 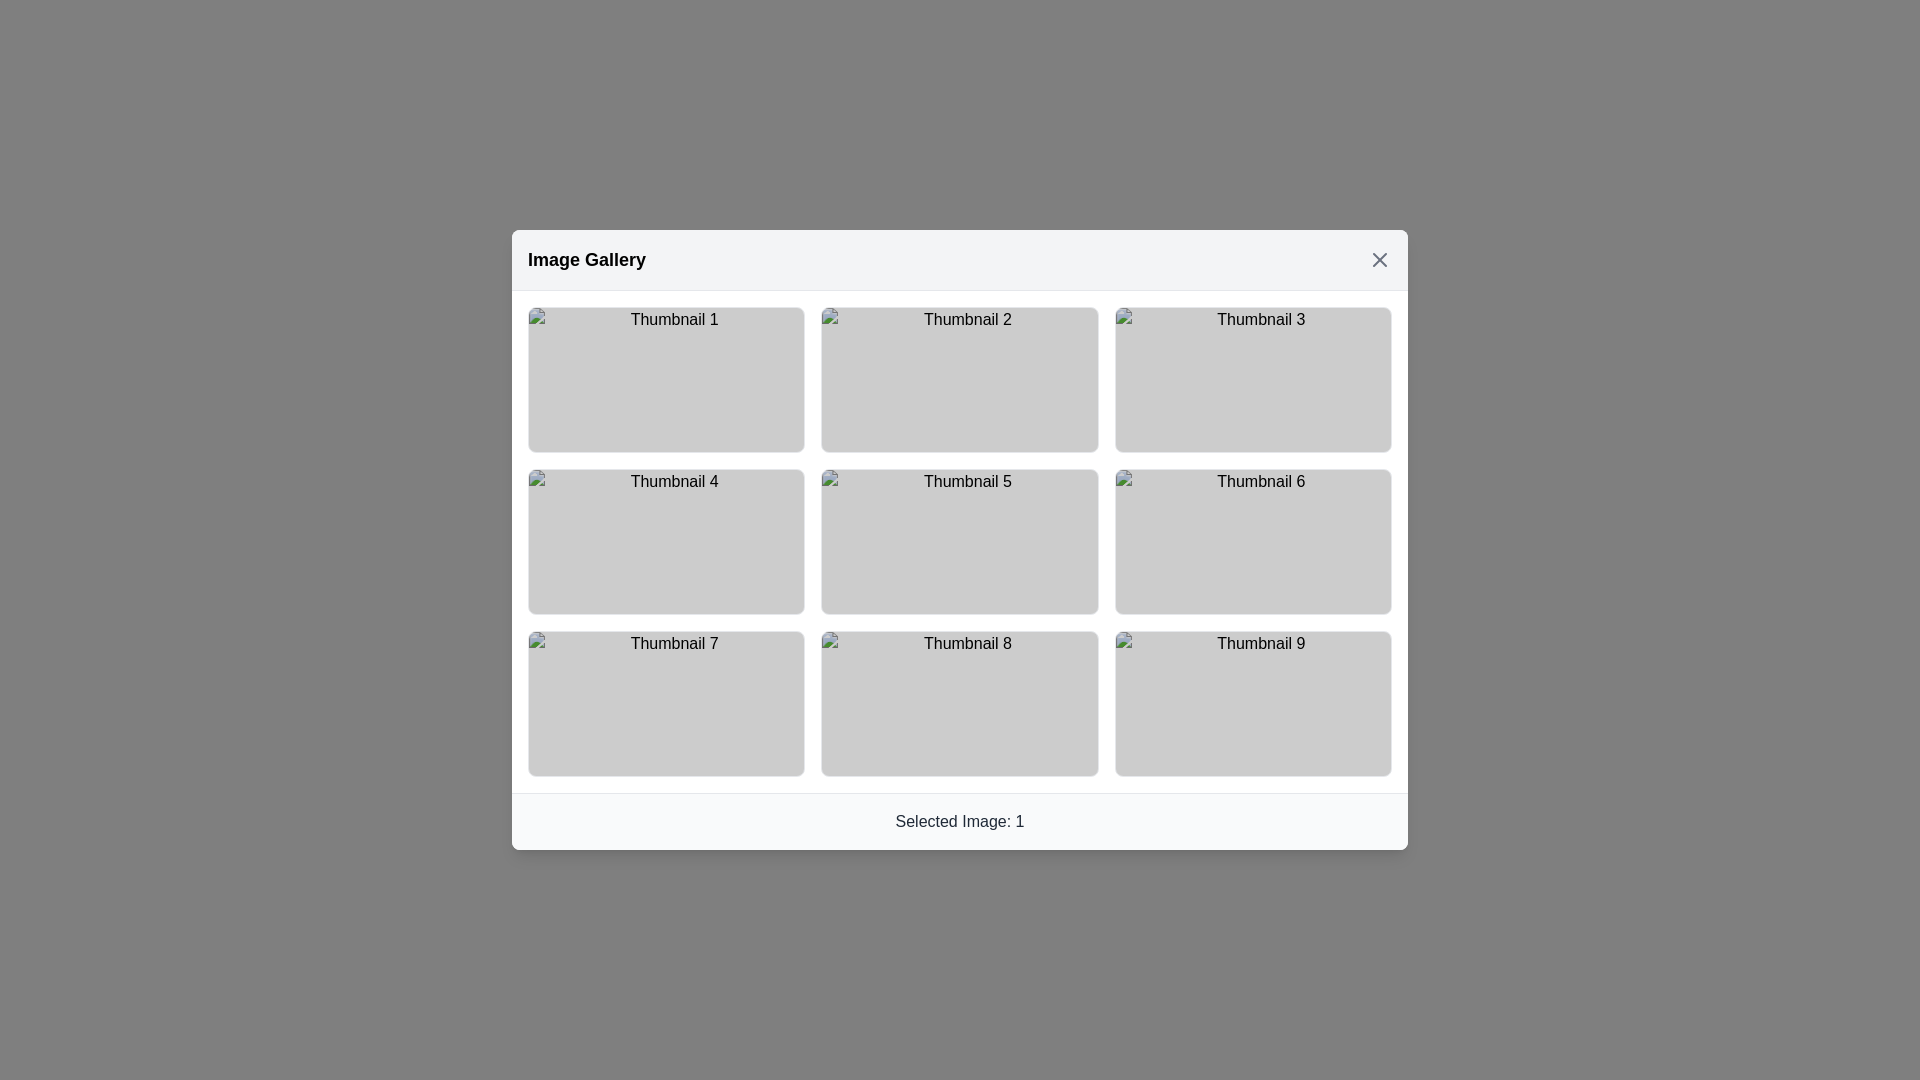 What do you see at coordinates (960, 821) in the screenshot?
I see `the unique text label at the bottom center of the modal window that indicates the currently selected image in the gallery` at bounding box center [960, 821].